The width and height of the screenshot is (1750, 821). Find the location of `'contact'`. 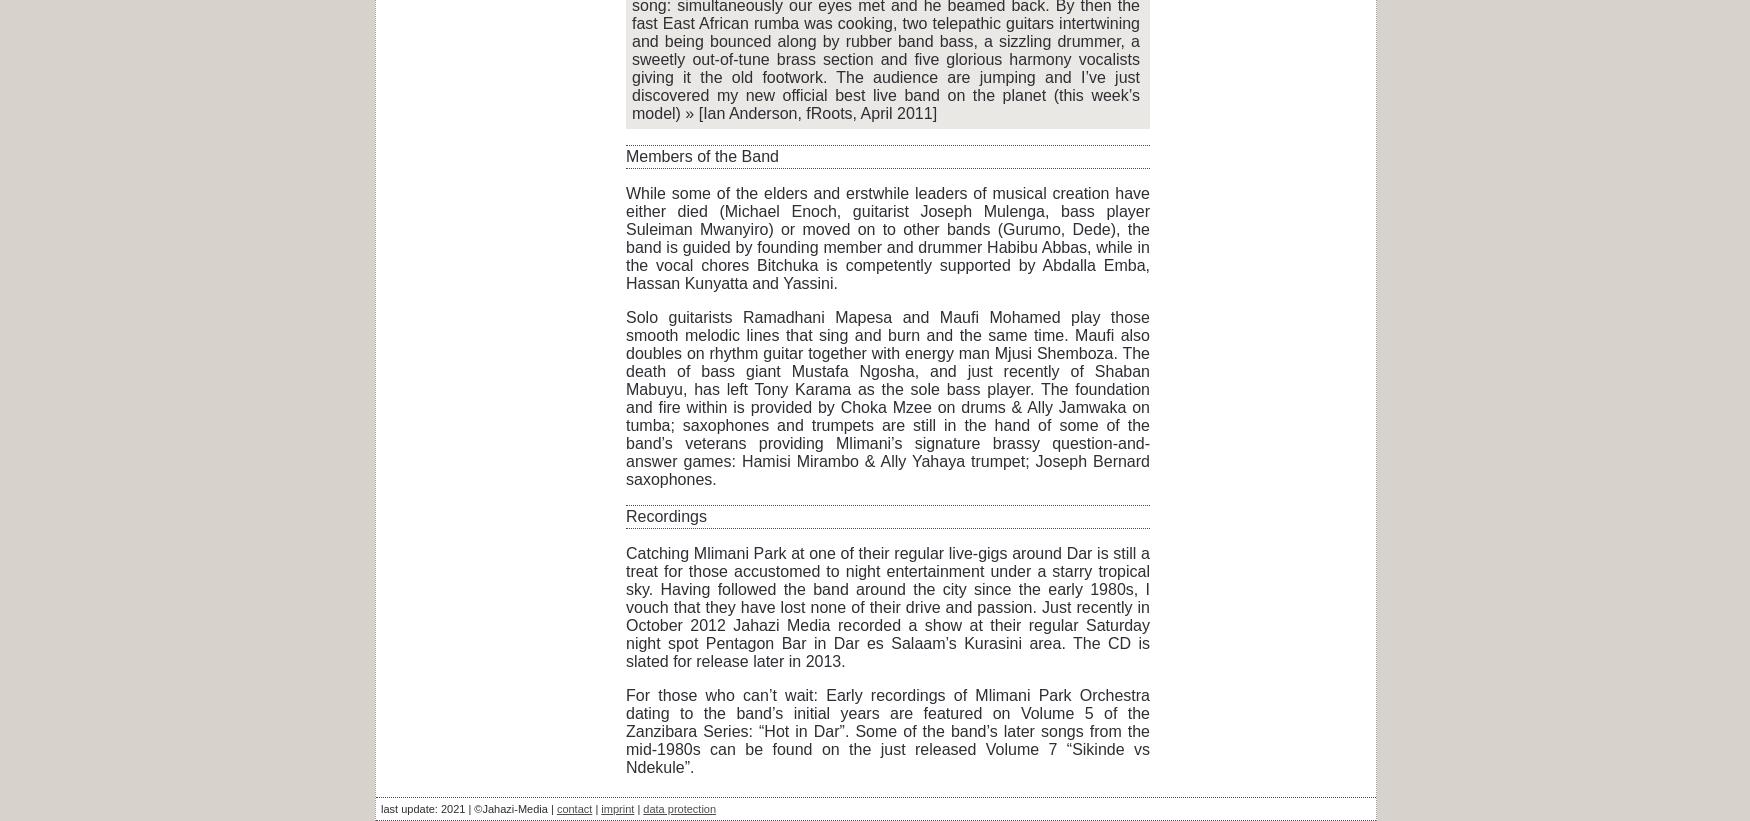

'contact' is located at coordinates (574, 809).